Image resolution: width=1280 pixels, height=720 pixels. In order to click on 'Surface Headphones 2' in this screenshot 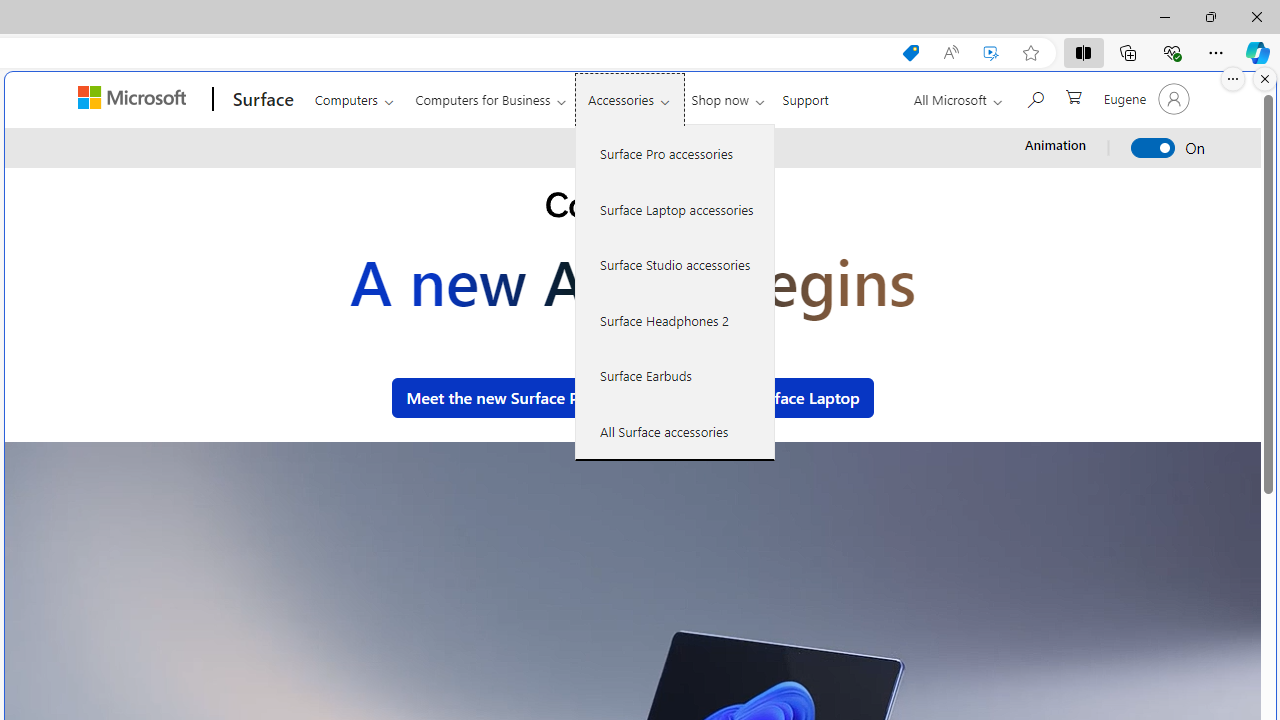, I will do `click(675, 319)`.